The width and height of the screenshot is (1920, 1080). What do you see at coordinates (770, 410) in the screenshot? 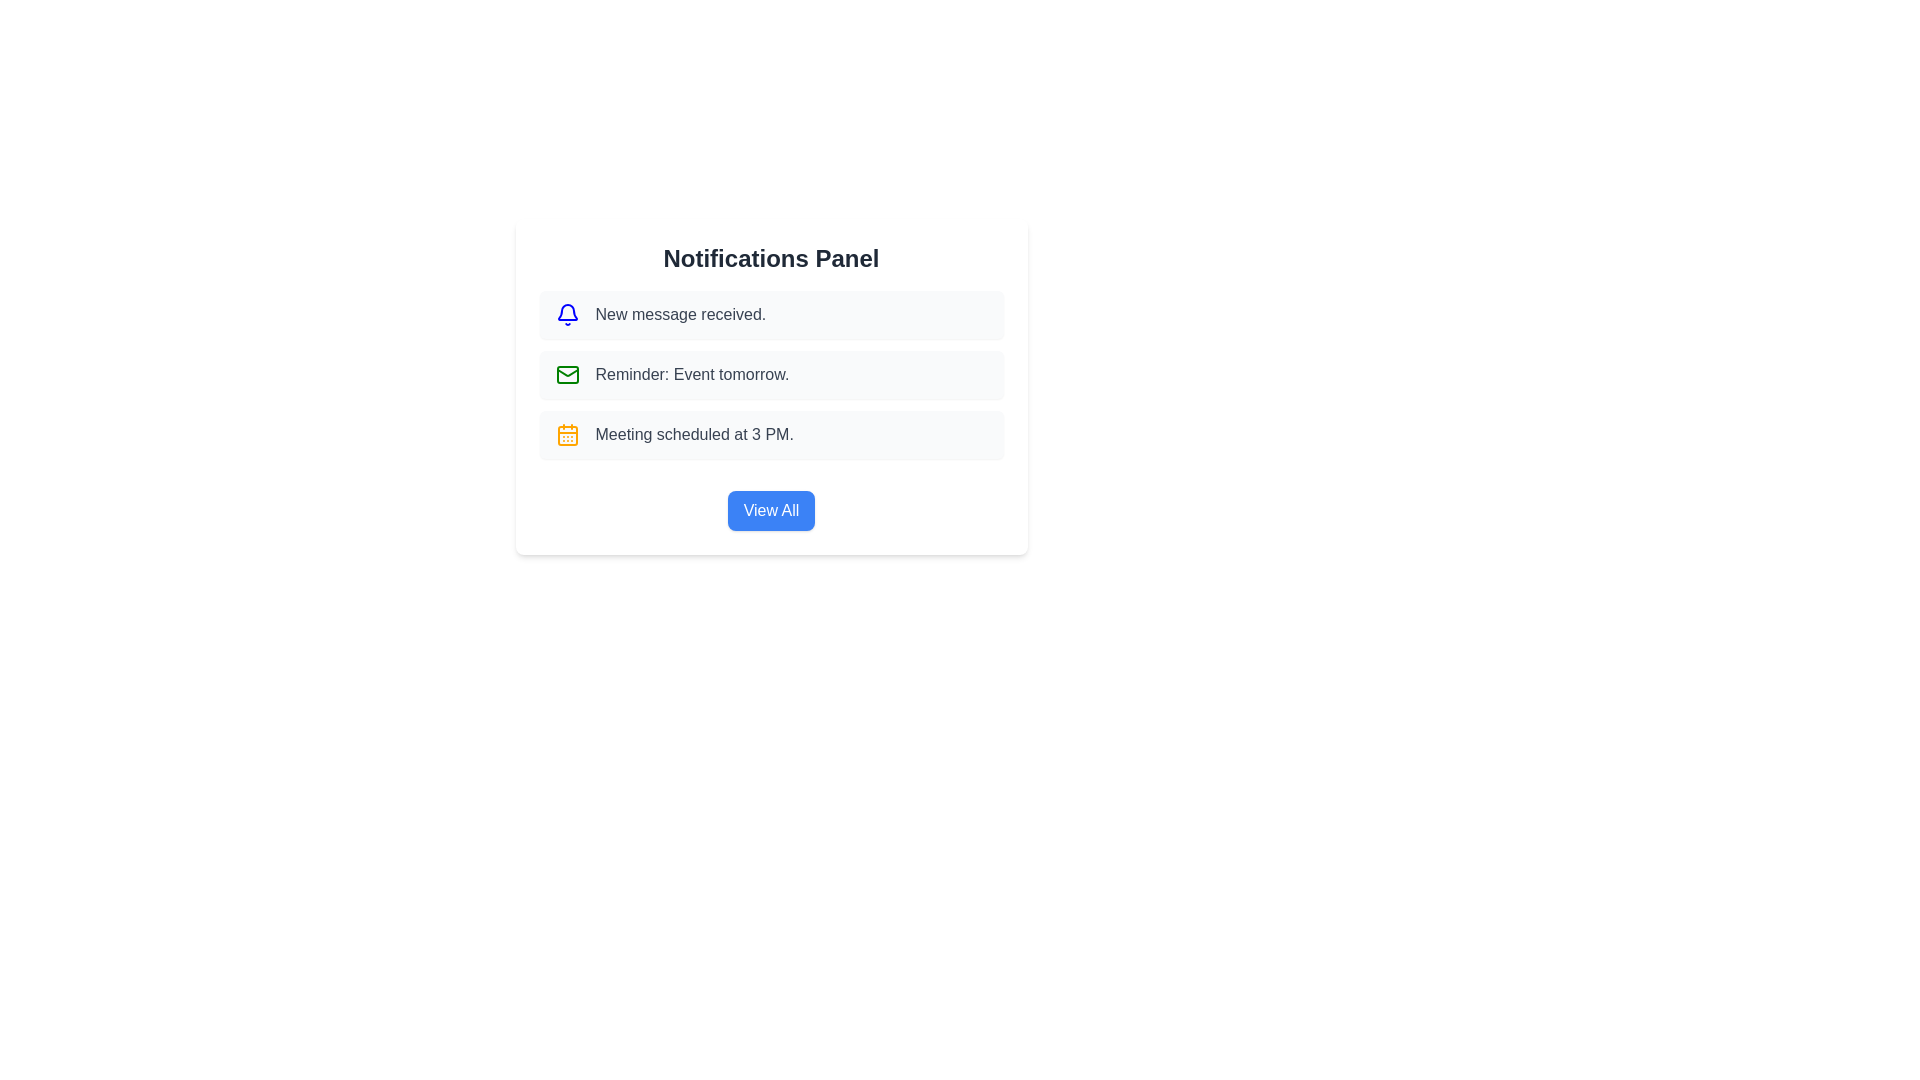
I see `the Notifications Panel which contains three notification items and a 'View All' button` at bounding box center [770, 410].